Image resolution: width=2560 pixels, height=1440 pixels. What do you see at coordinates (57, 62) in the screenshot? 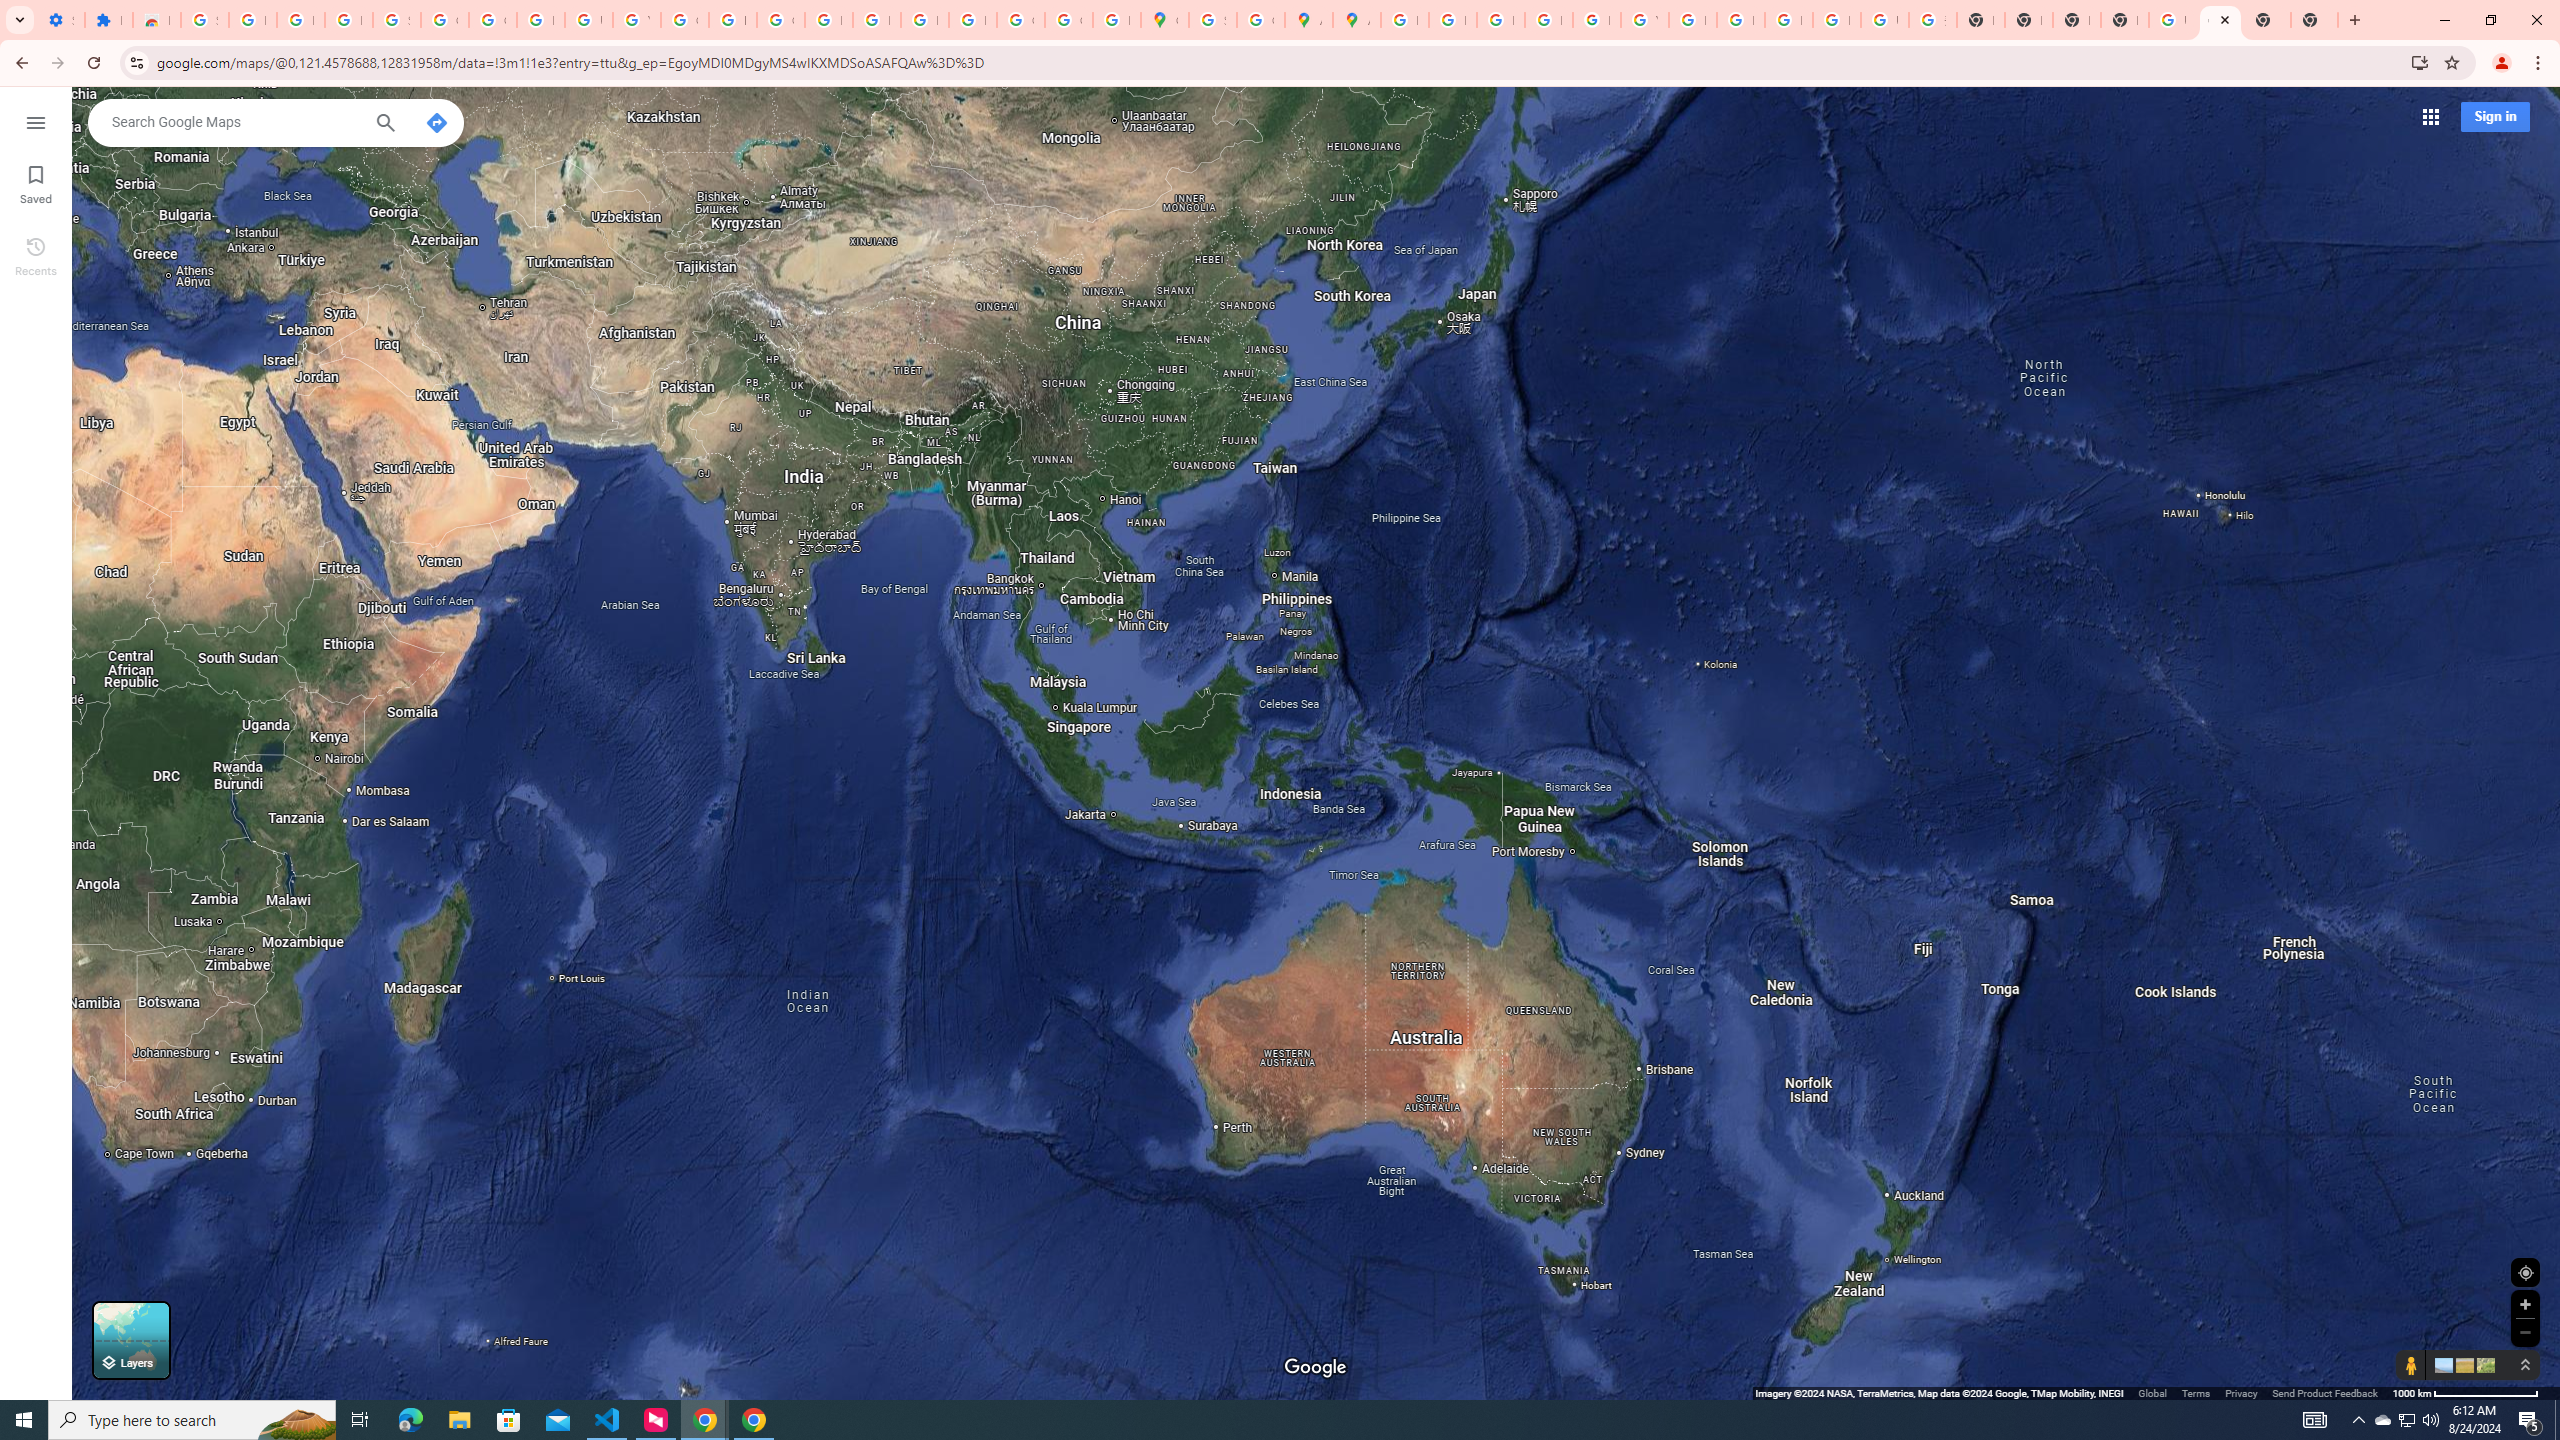
I see `'Forward'` at bounding box center [57, 62].